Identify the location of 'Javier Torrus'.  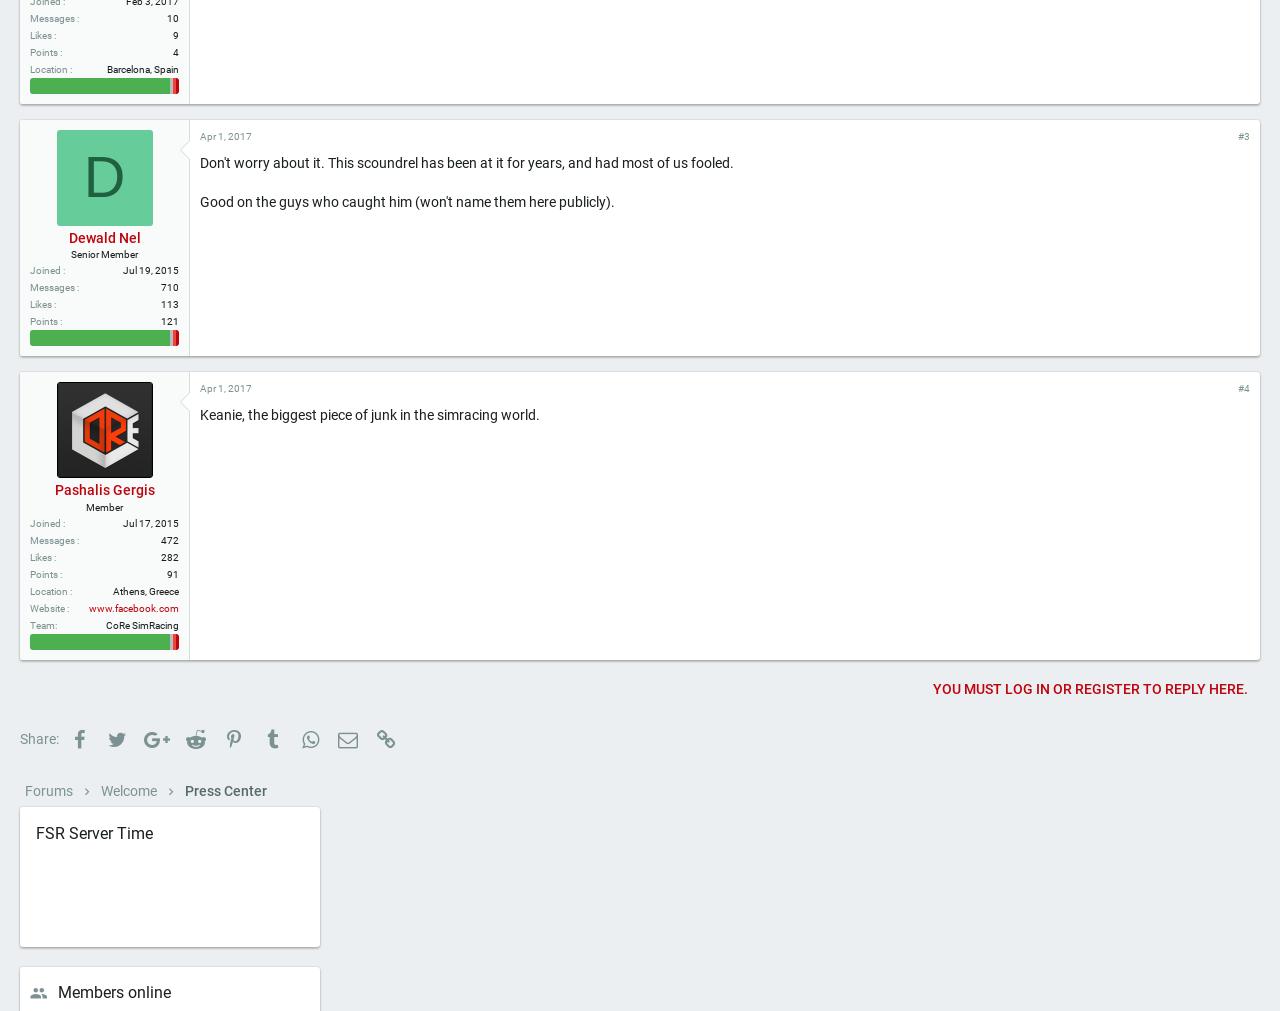
(103, 33).